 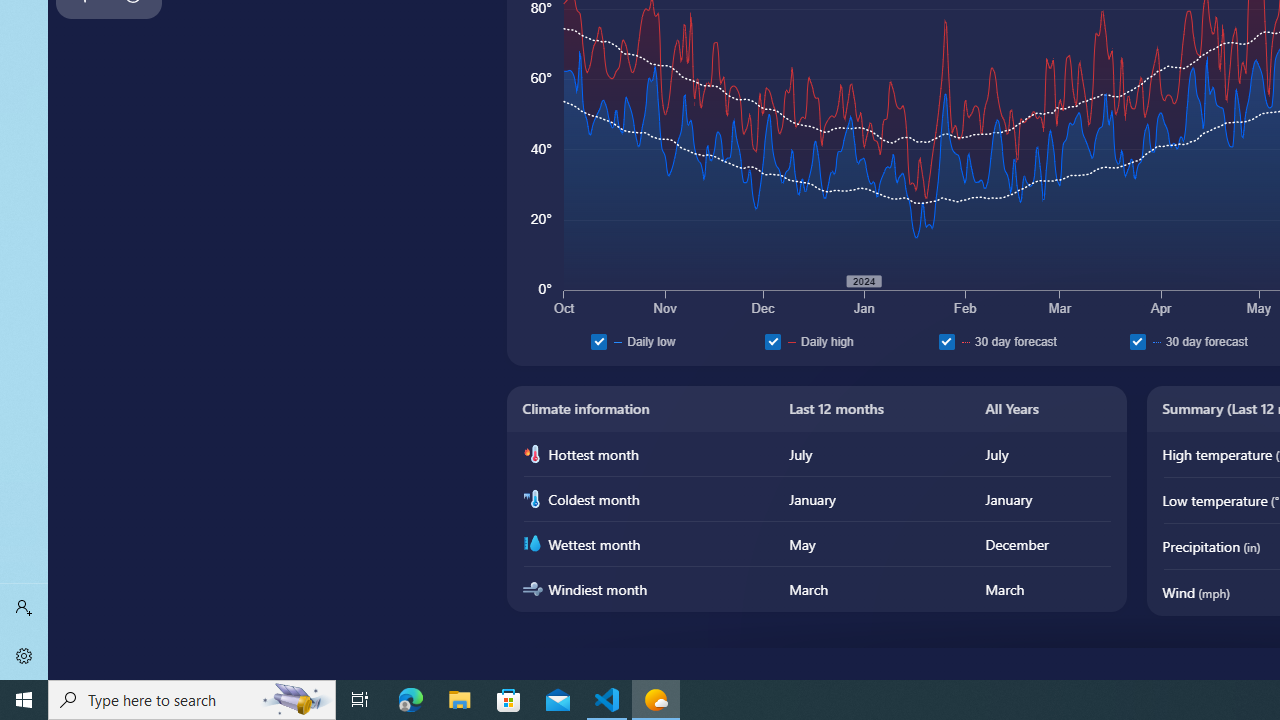 I want to click on 'Visual Studio Code - 1 running window', so click(x=606, y=698).